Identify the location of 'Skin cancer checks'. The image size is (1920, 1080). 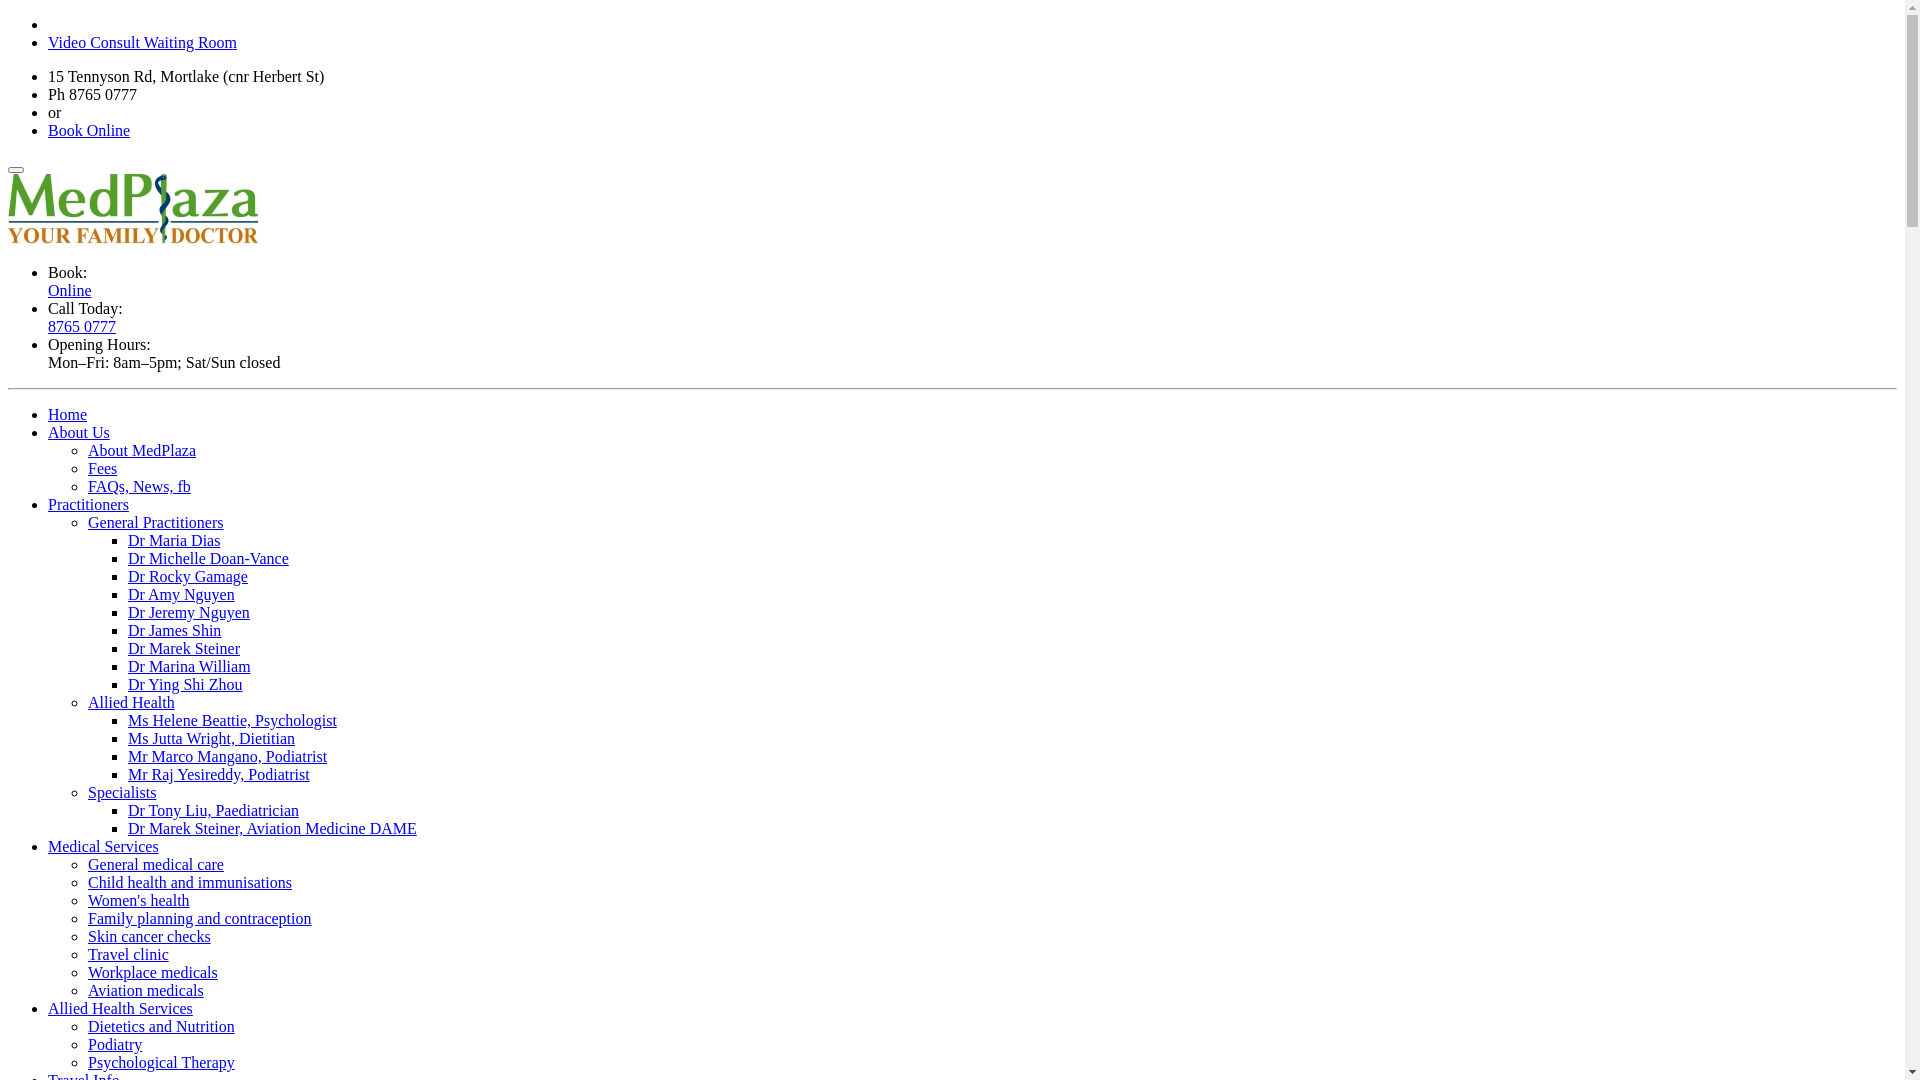
(148, 936).